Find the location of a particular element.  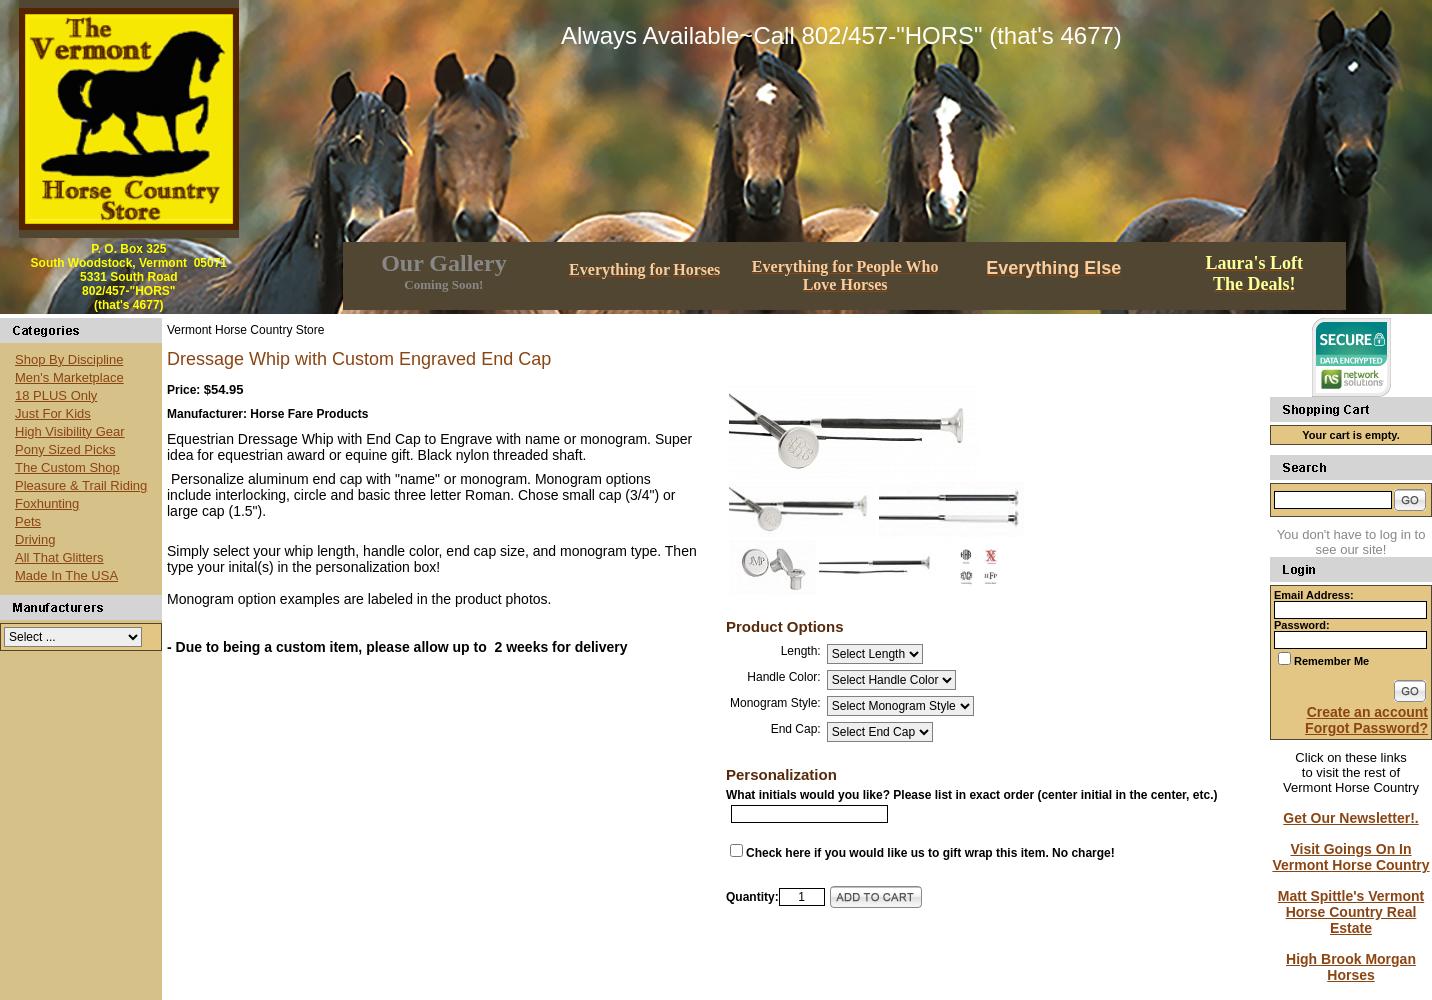

'Laura's Loft' is located at coordinates (1254, 263).